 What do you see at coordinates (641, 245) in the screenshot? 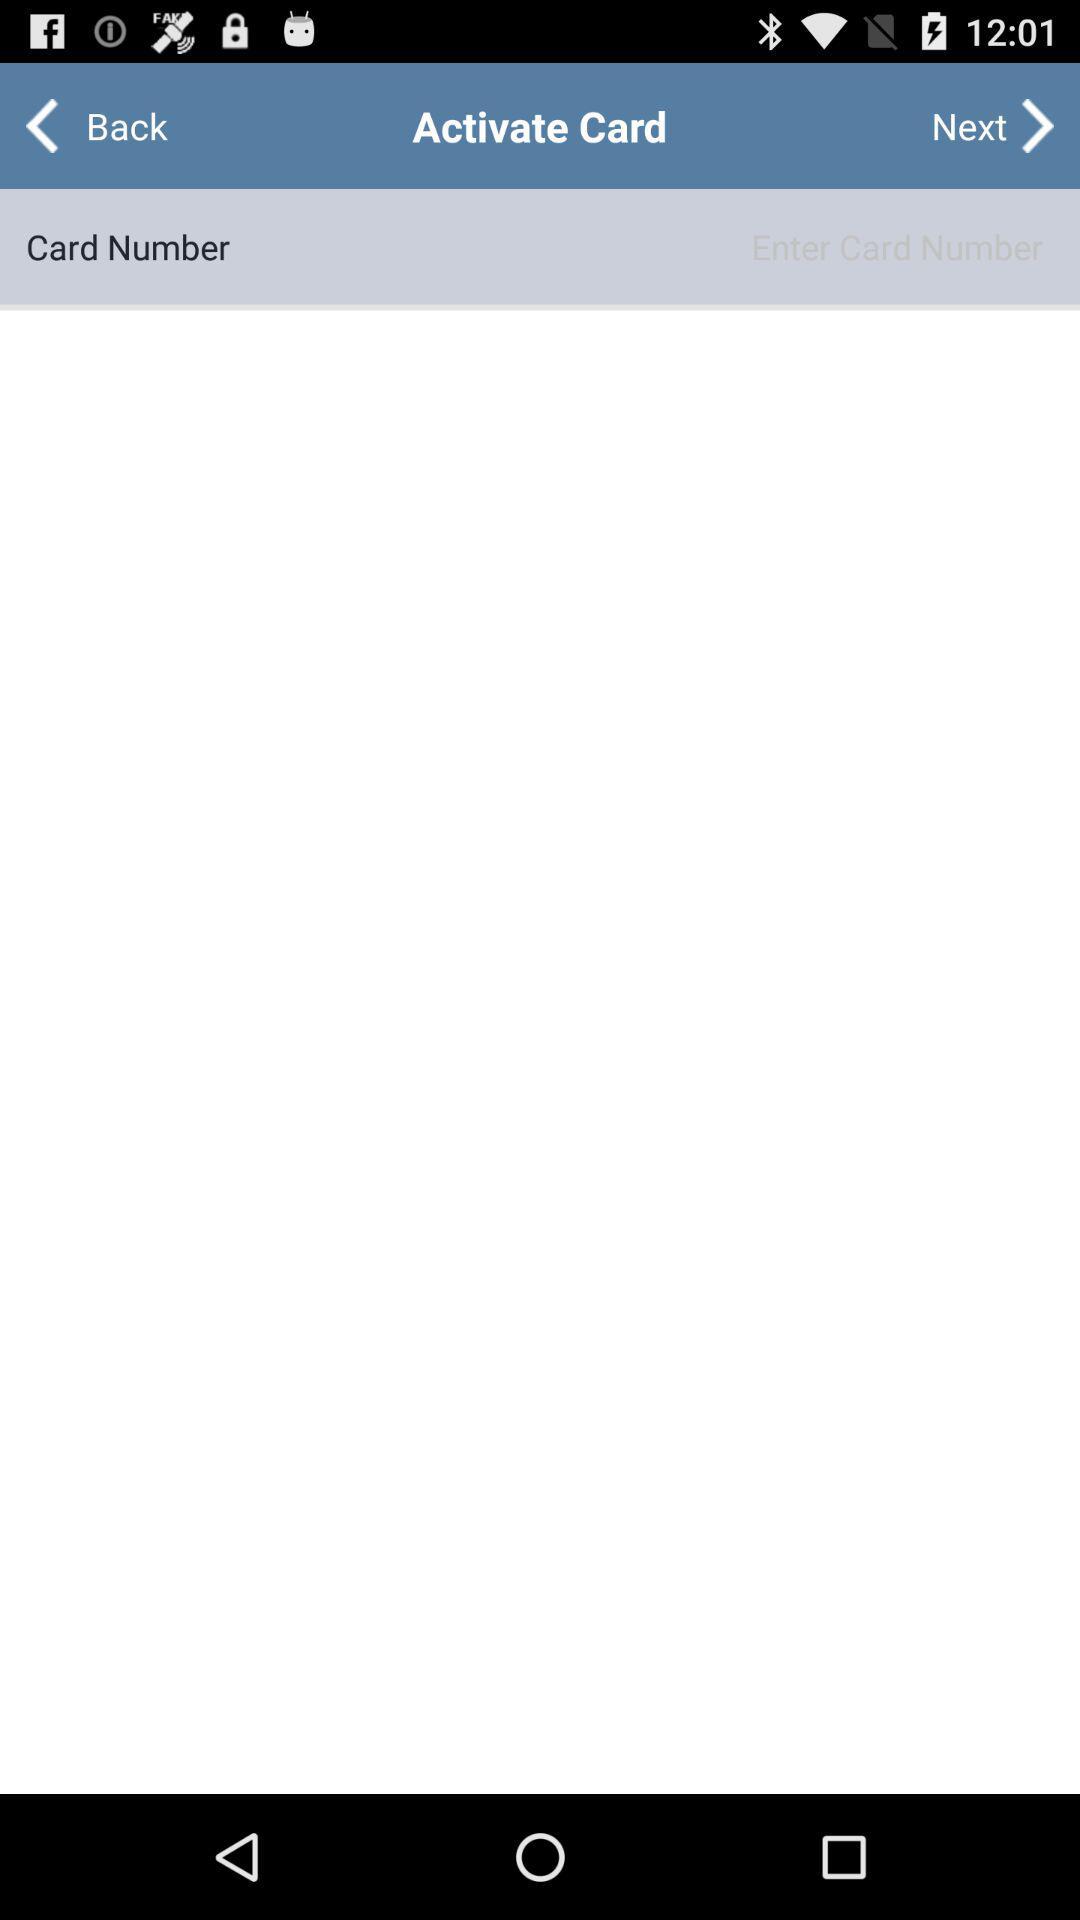
I see `type the card number` at bounding box center [641, 245].